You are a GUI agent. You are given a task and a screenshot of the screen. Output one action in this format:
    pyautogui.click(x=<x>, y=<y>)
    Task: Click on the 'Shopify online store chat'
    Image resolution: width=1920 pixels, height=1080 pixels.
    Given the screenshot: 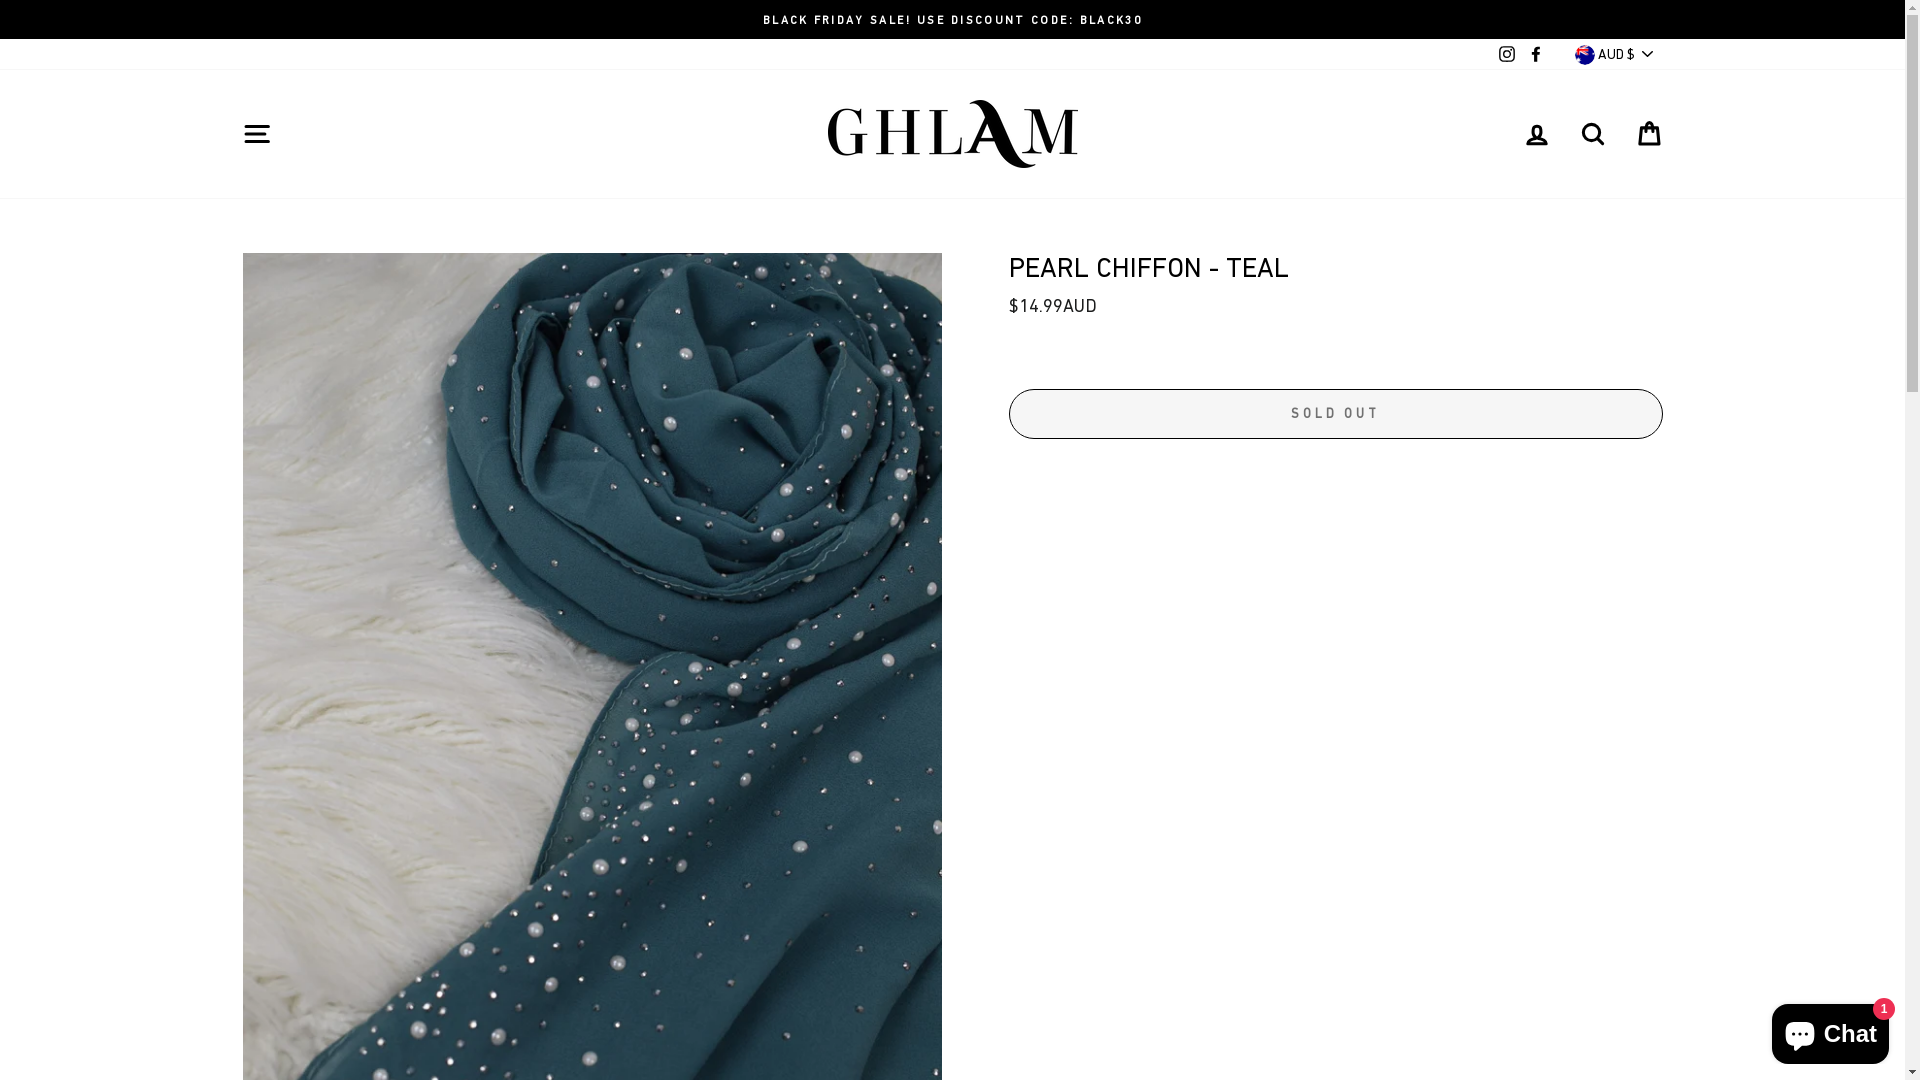 What is the action you would take?
    pyautogui.click(x=1766, y=1029)
    